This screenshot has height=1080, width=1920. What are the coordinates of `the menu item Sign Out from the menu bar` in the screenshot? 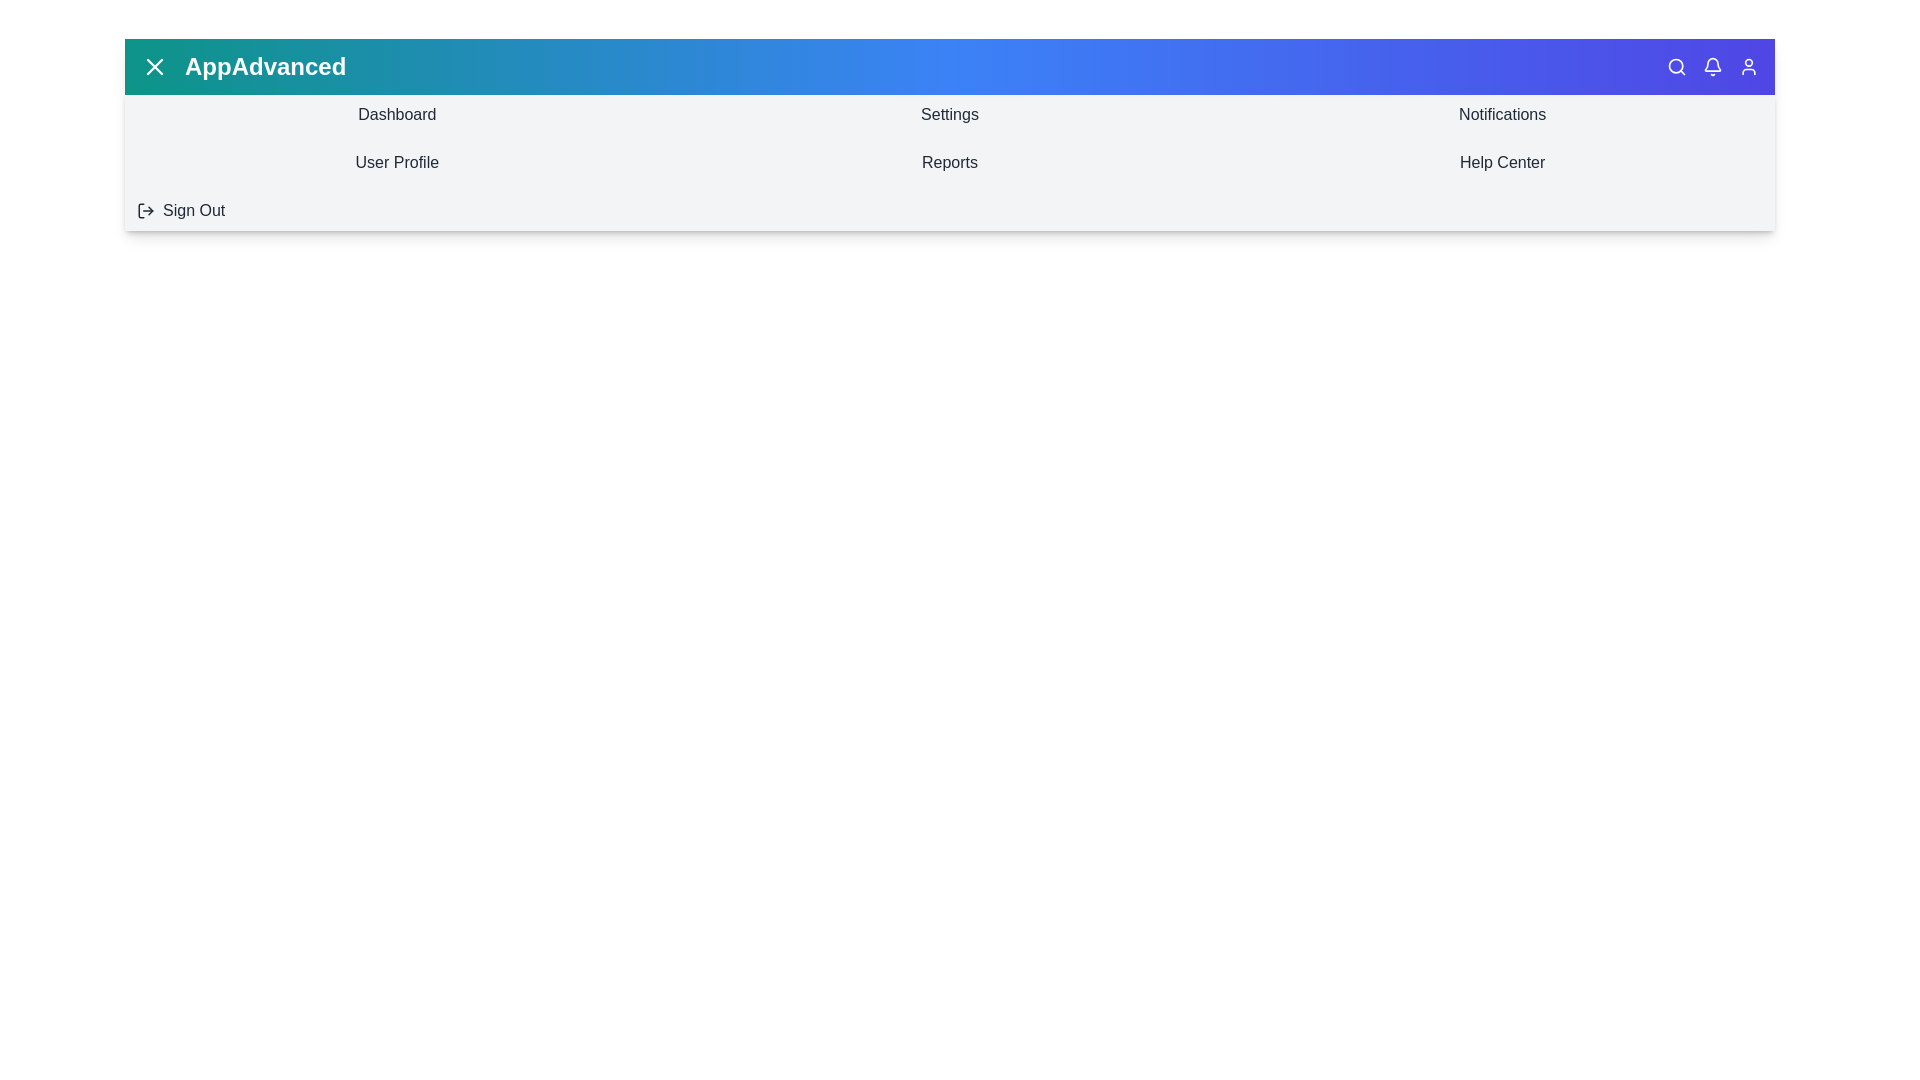 It's located at (397, 211).